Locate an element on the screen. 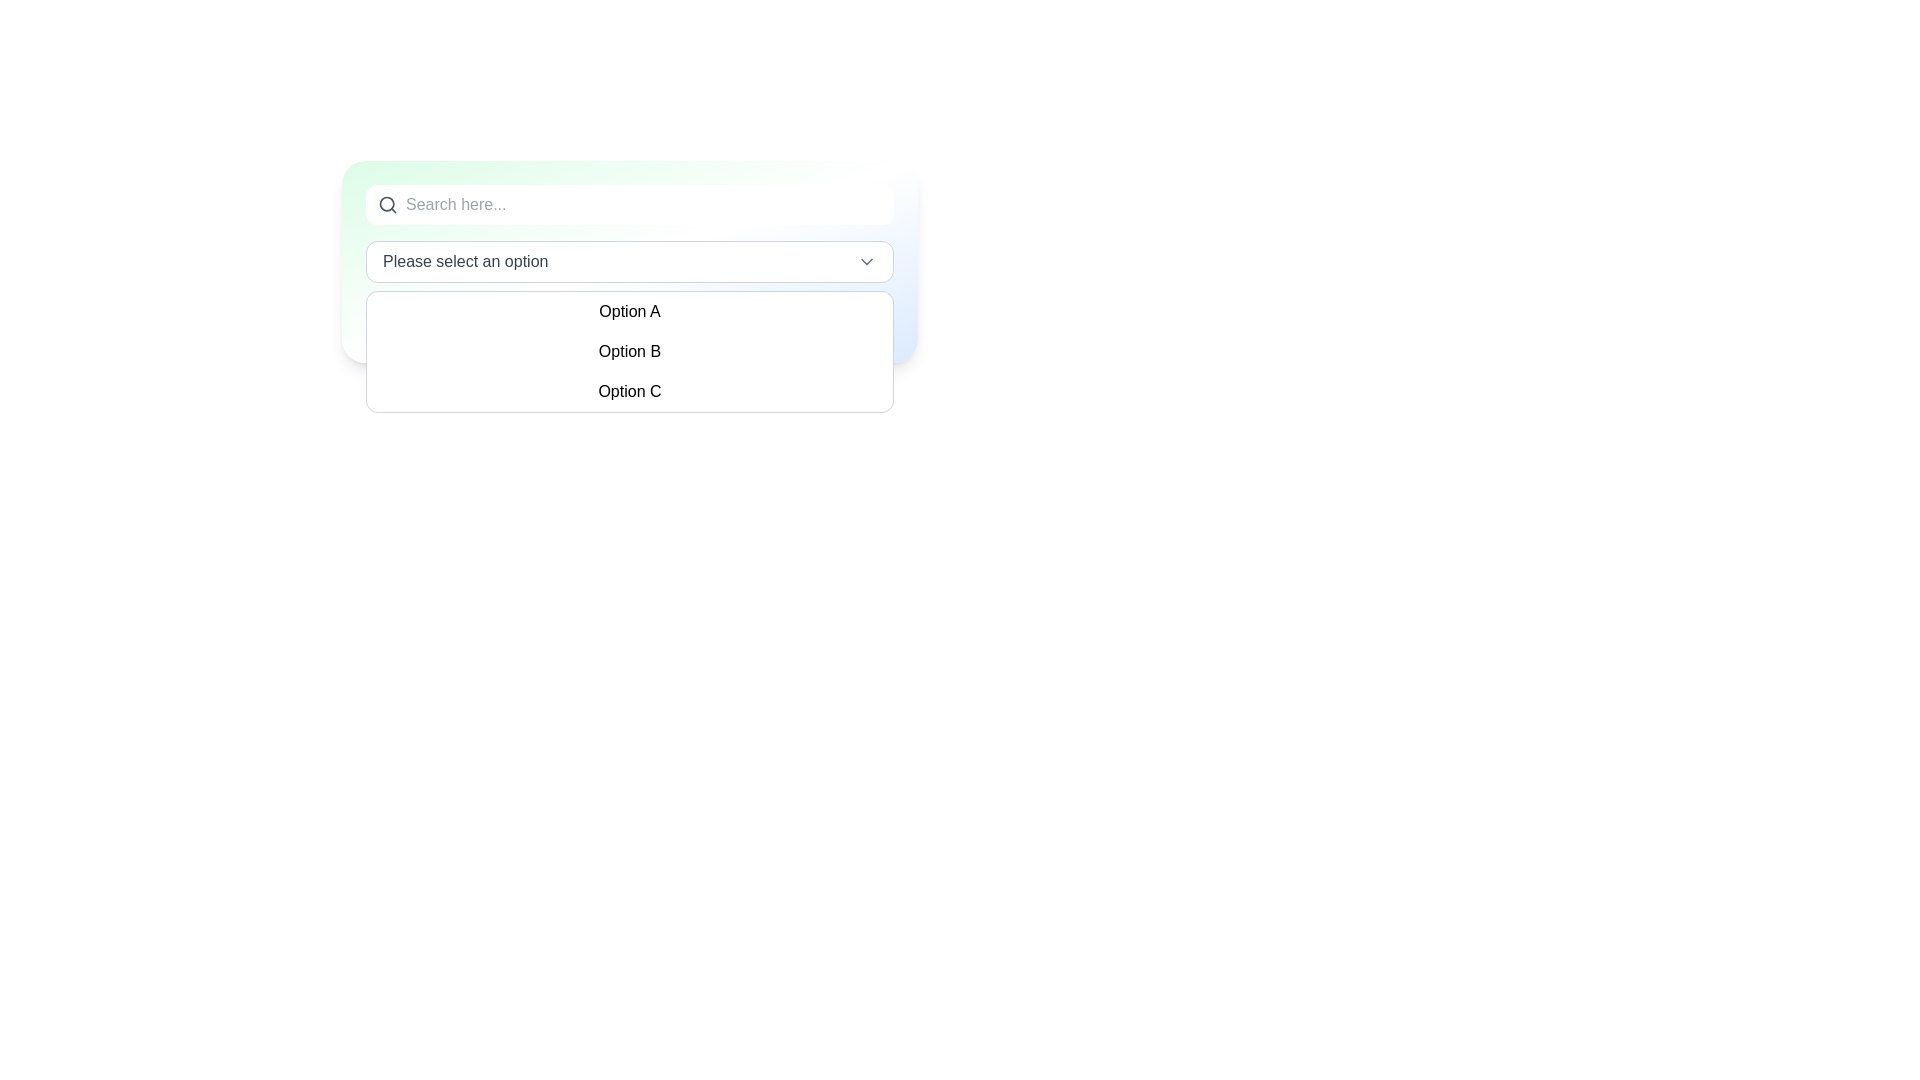 This screenshot has height=1080, width=1920. the dropdown menu options is located at coordinates (628, 350).